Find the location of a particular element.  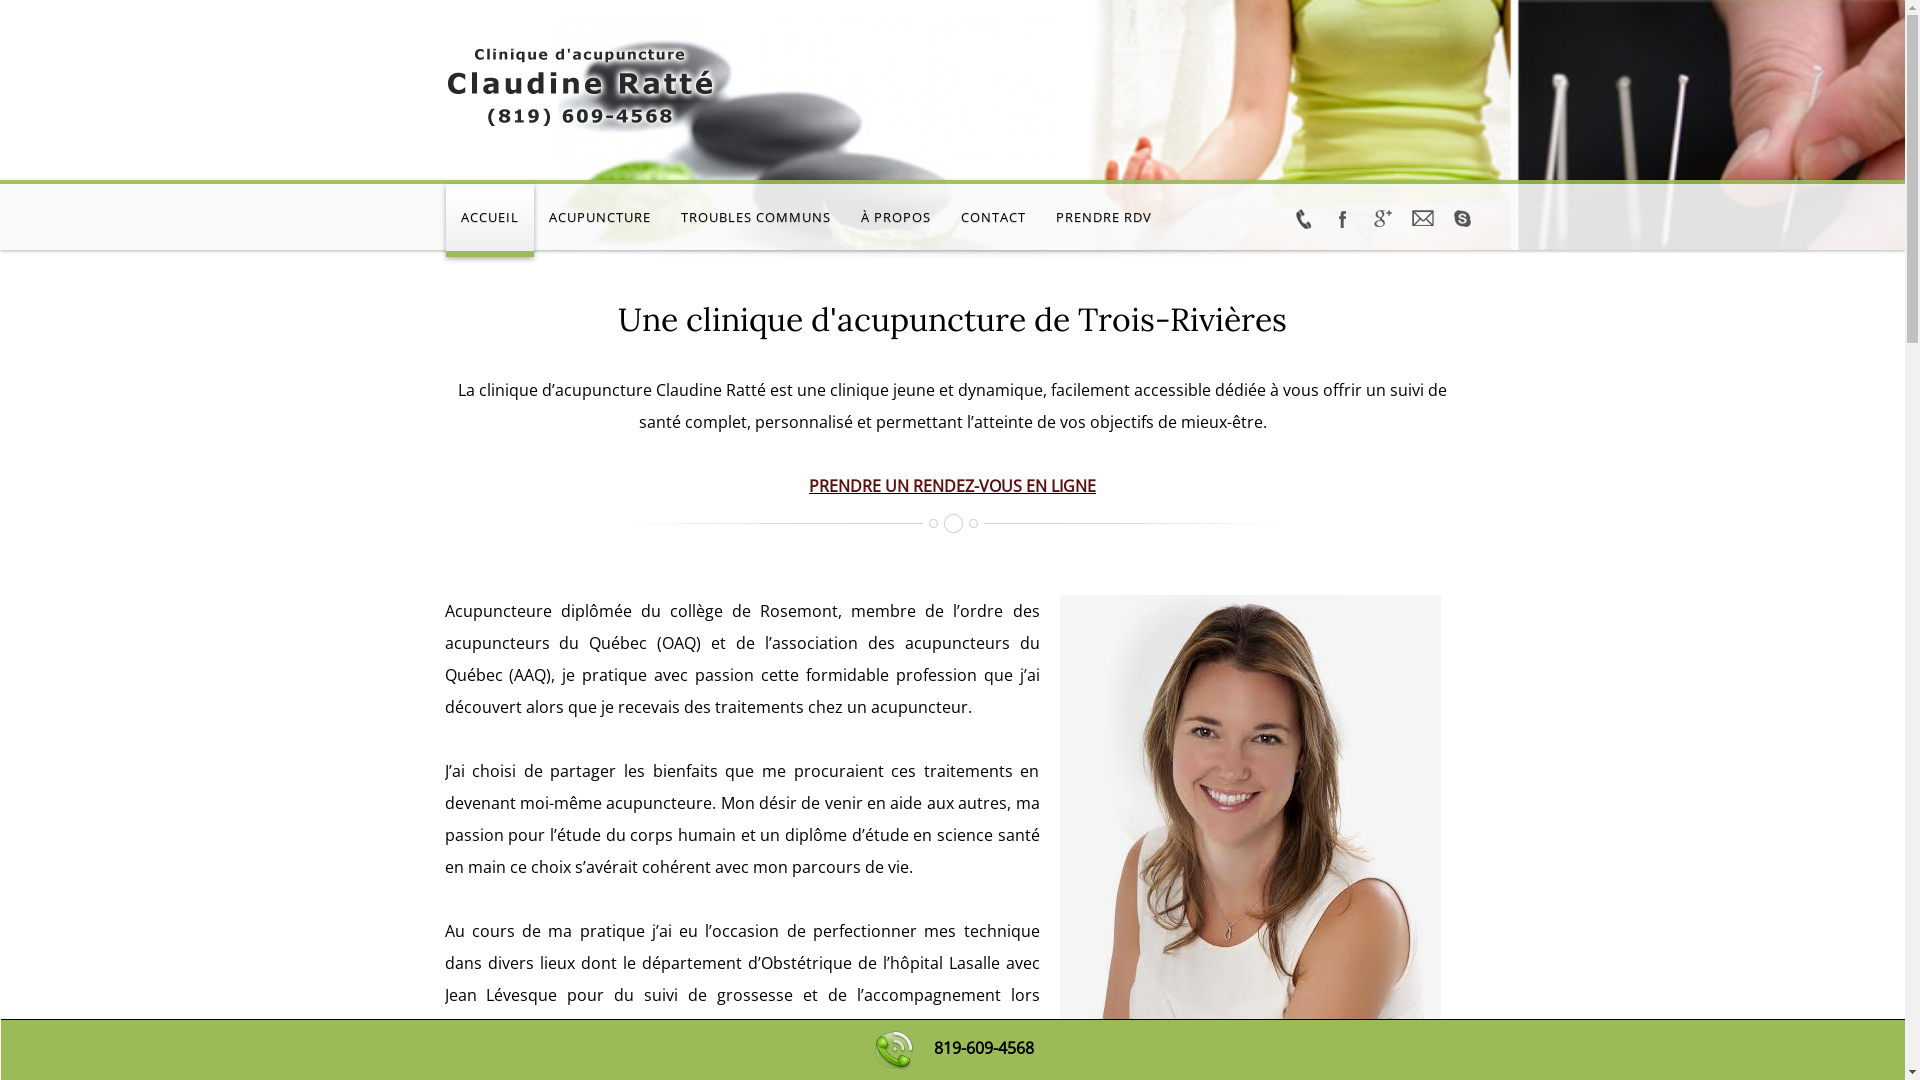

'Google+' is located at coordinates (1381, 219).